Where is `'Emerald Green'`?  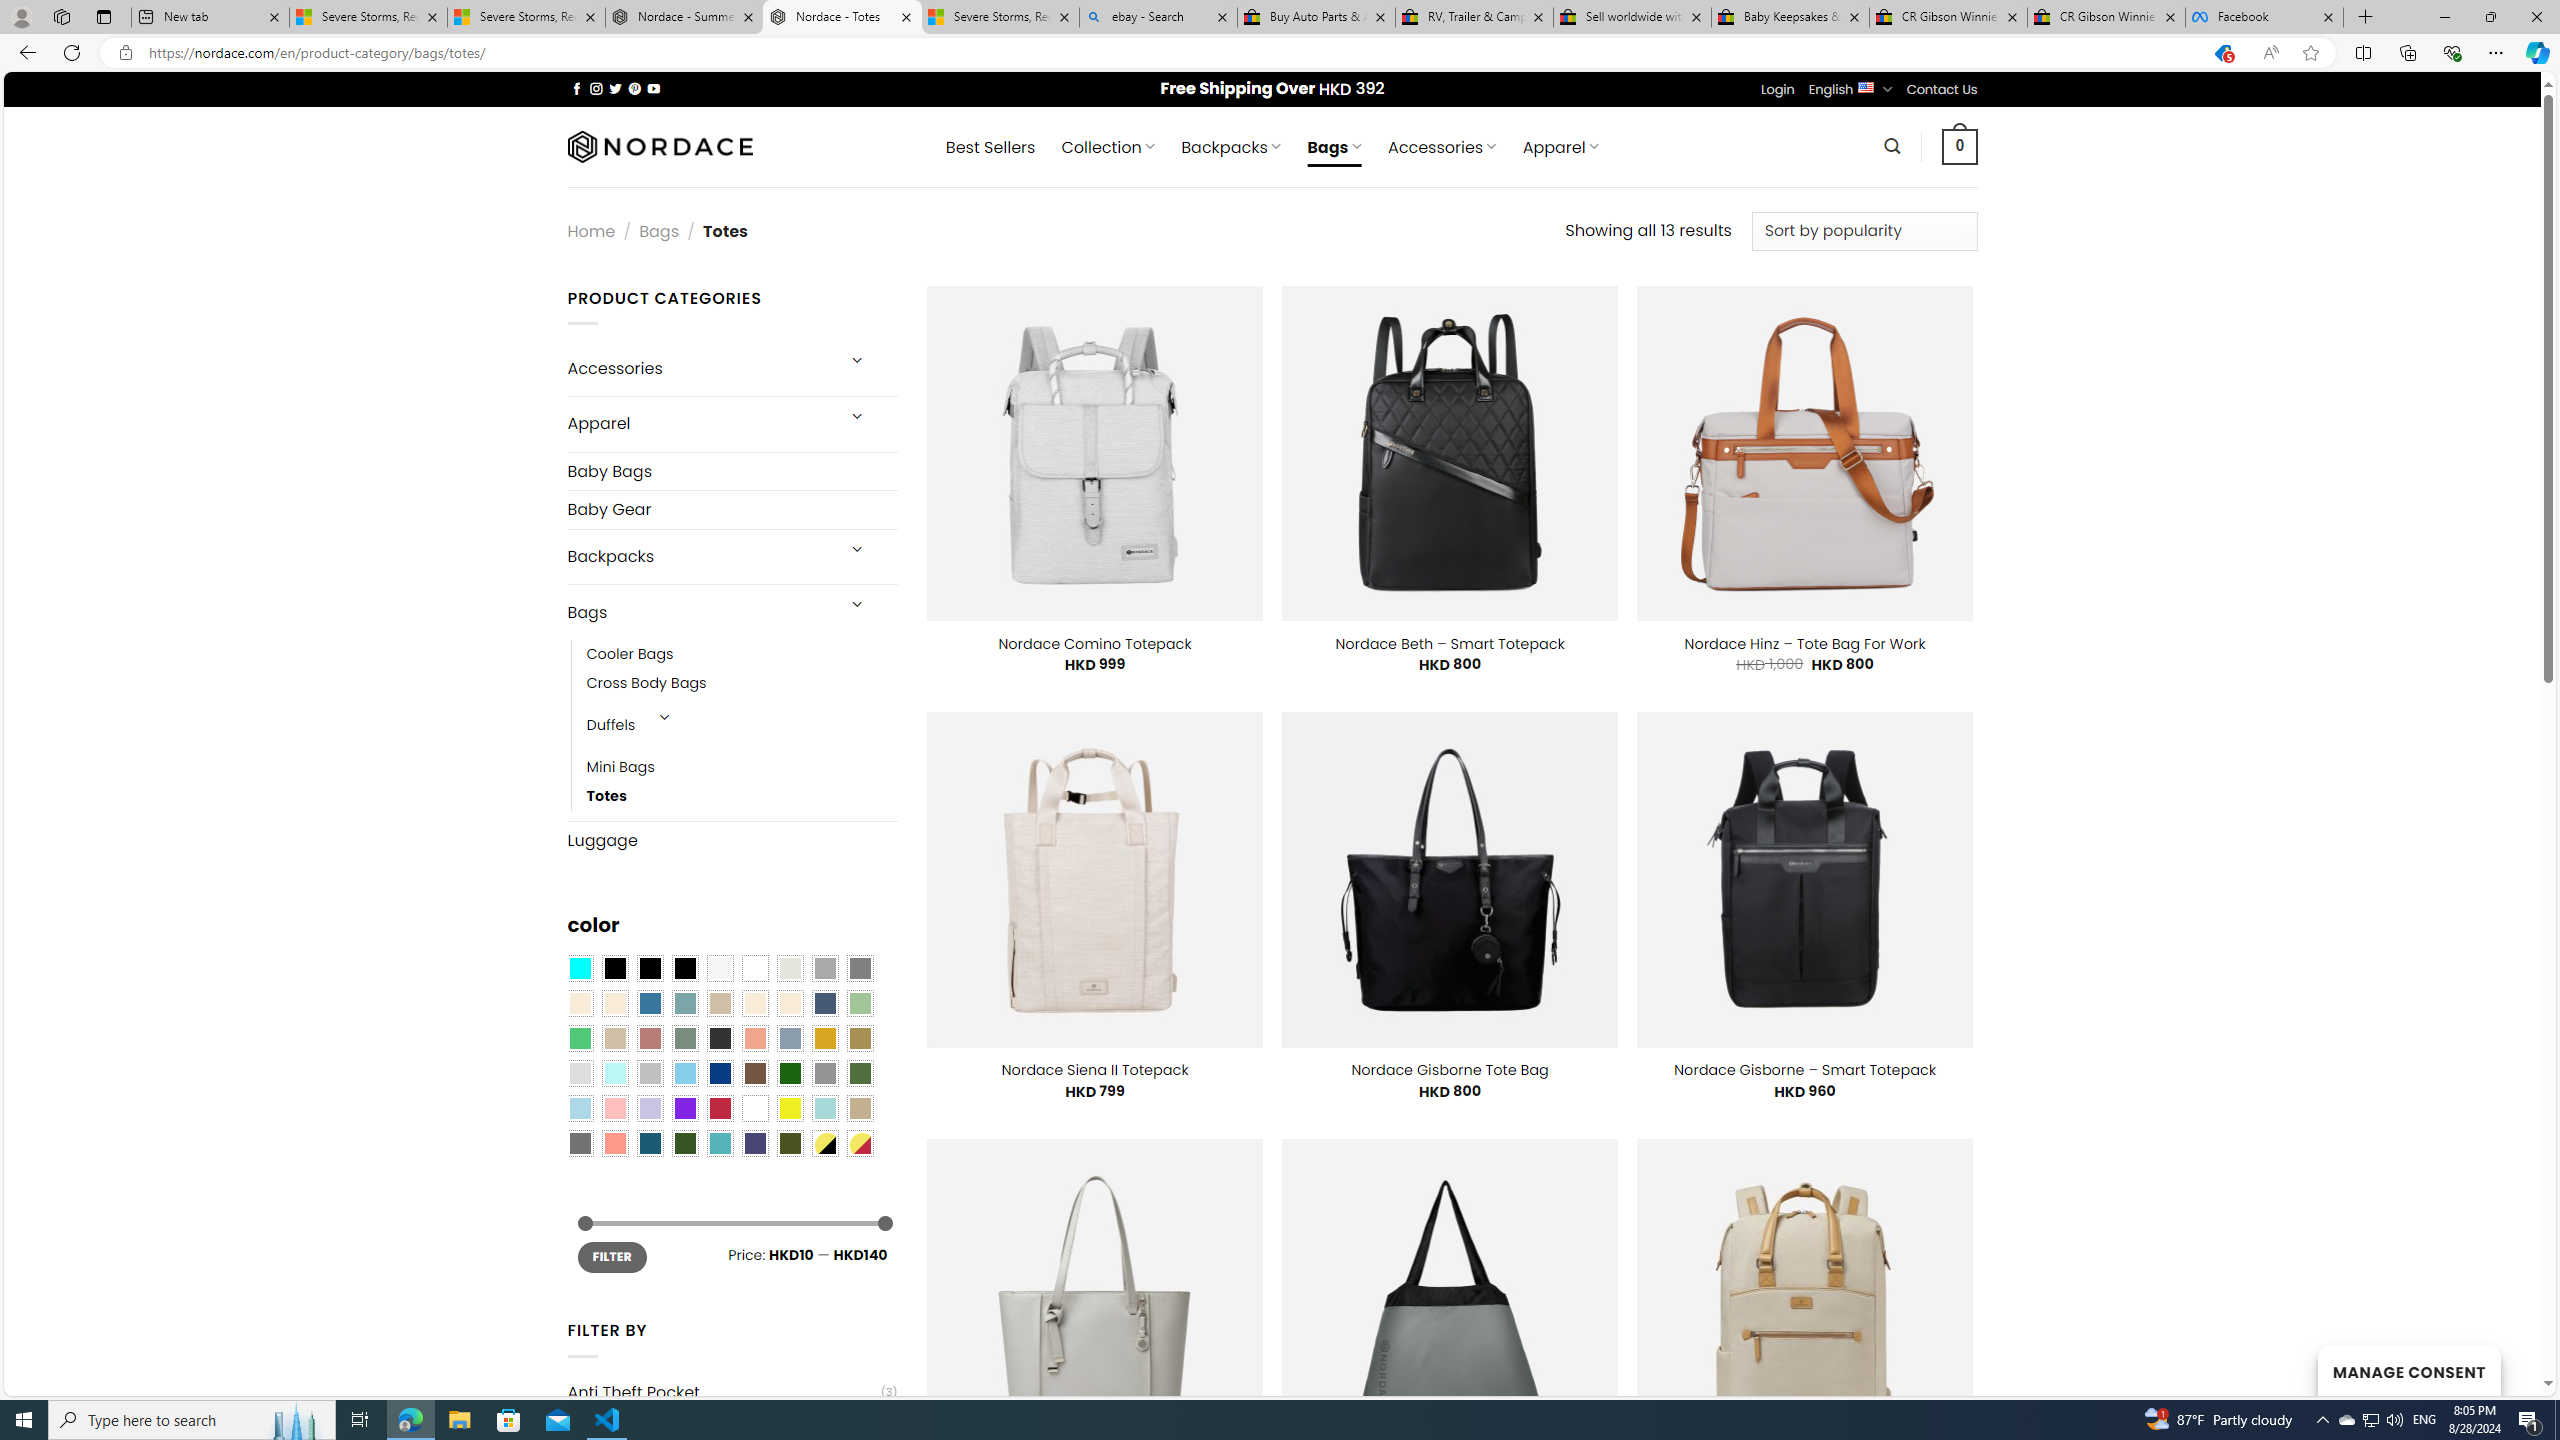 'Emerald Green' is located at coordinates (578, 1037).